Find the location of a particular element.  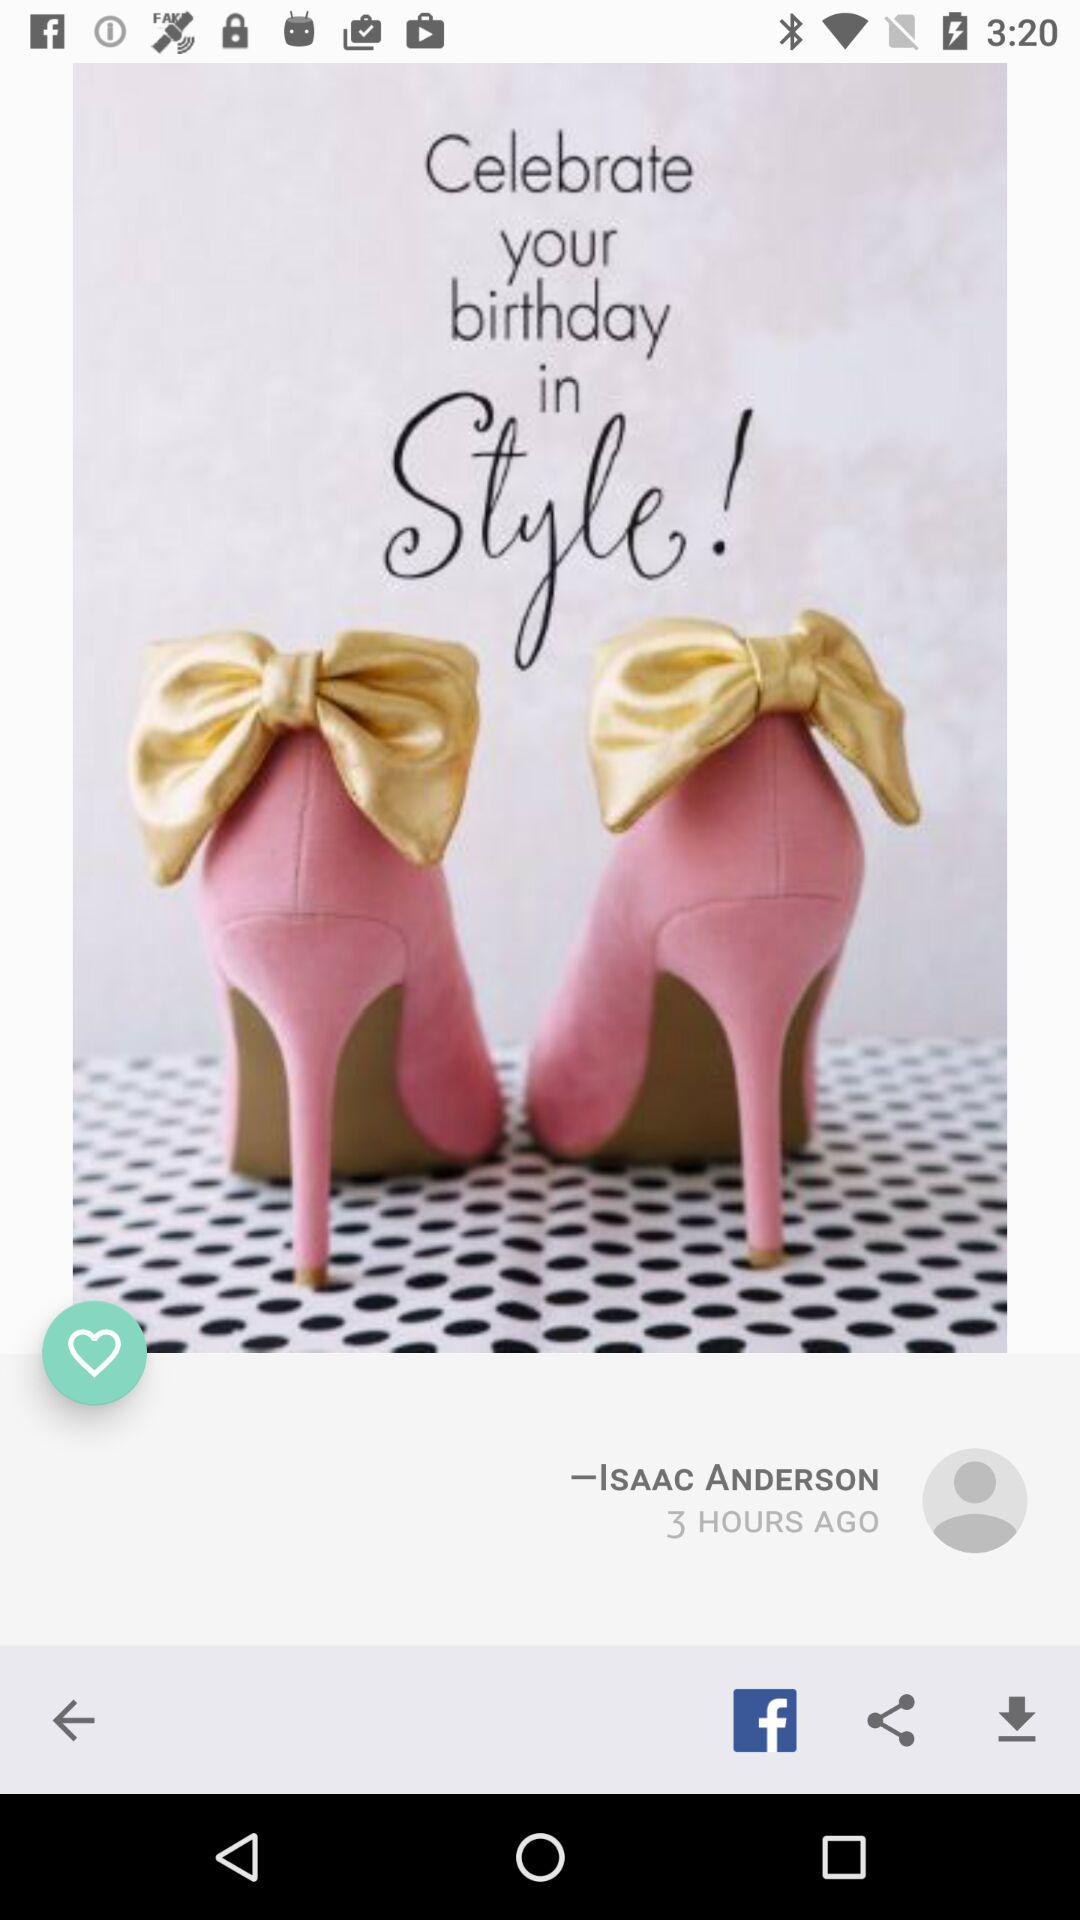

the favorite icon is located at coordinates (94, 1353).